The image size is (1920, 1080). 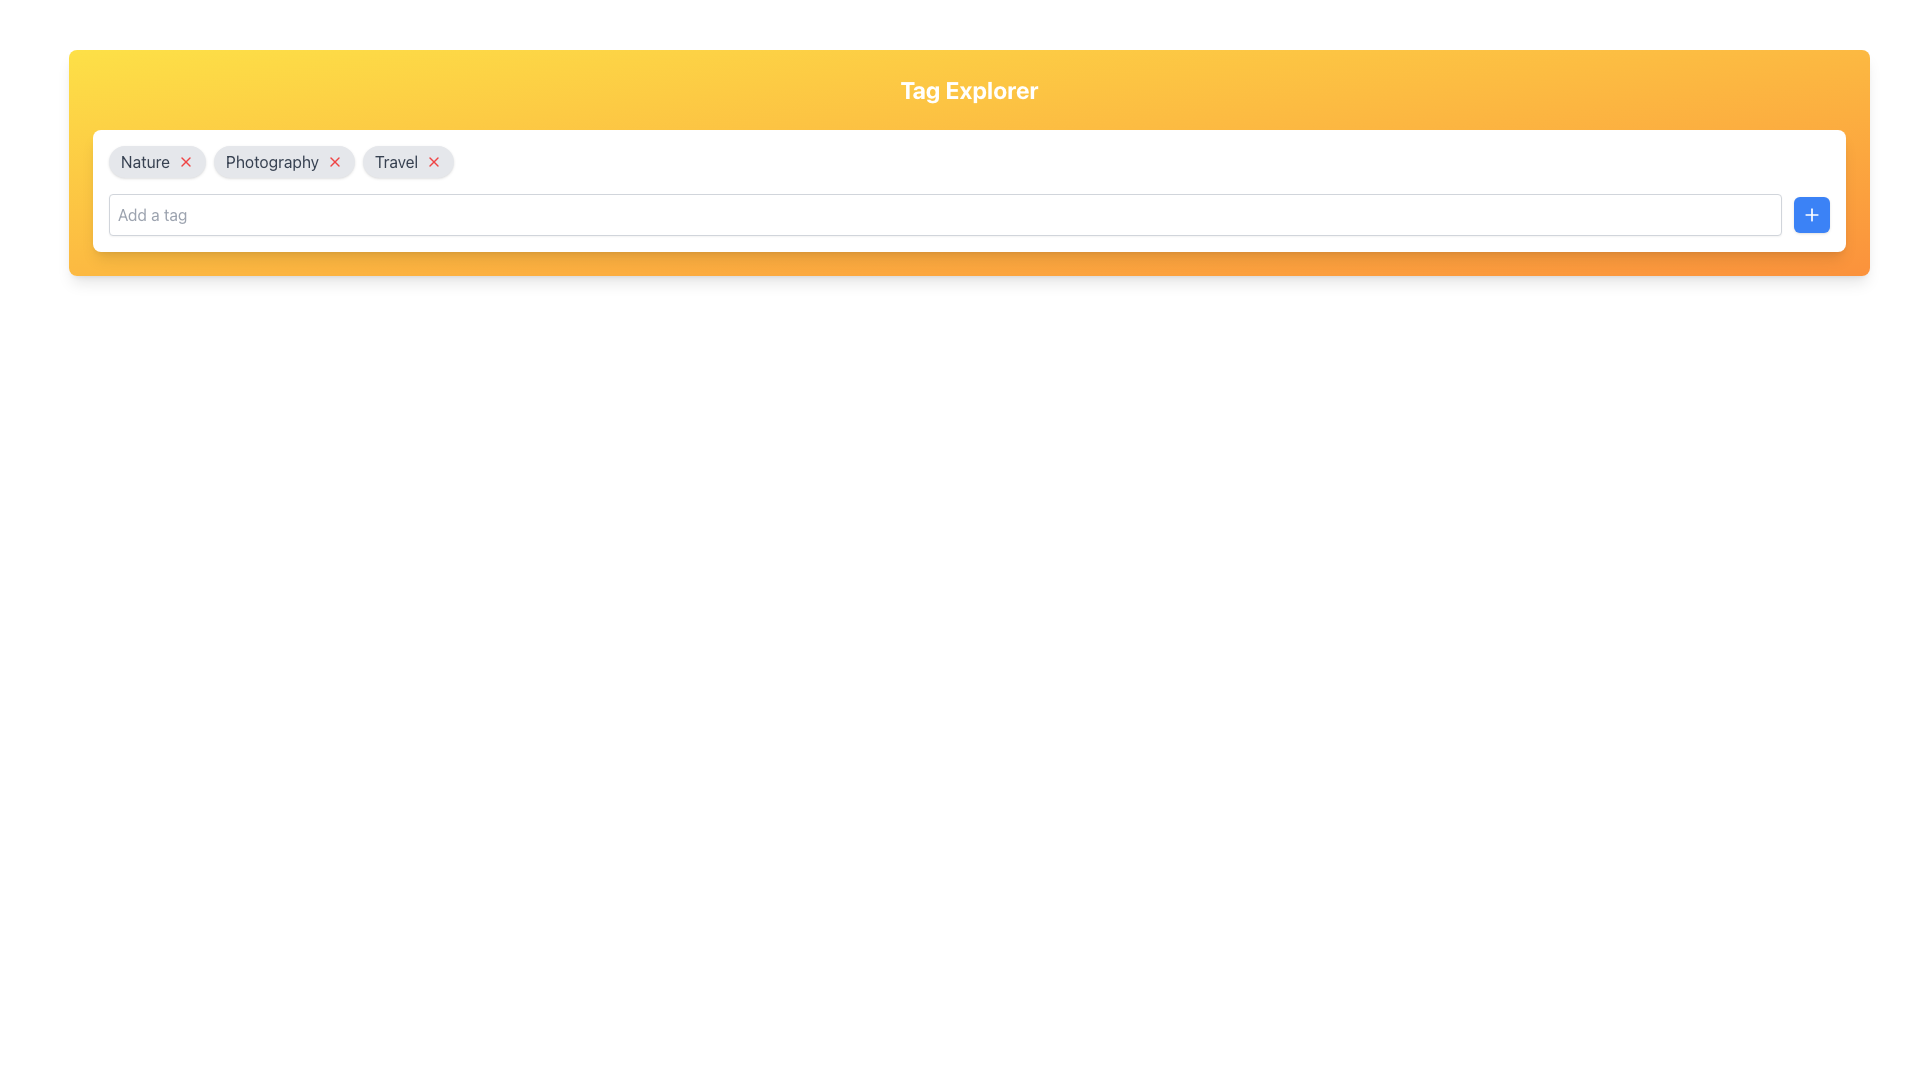 What do you see at coordinates (396, 161) in the screenshot?
I see `the 'Travel' text label, which is part of the tag selector interface and located within a rounded badge in the third position among three tags displayed horizontally` at bounding box center [396, 161].